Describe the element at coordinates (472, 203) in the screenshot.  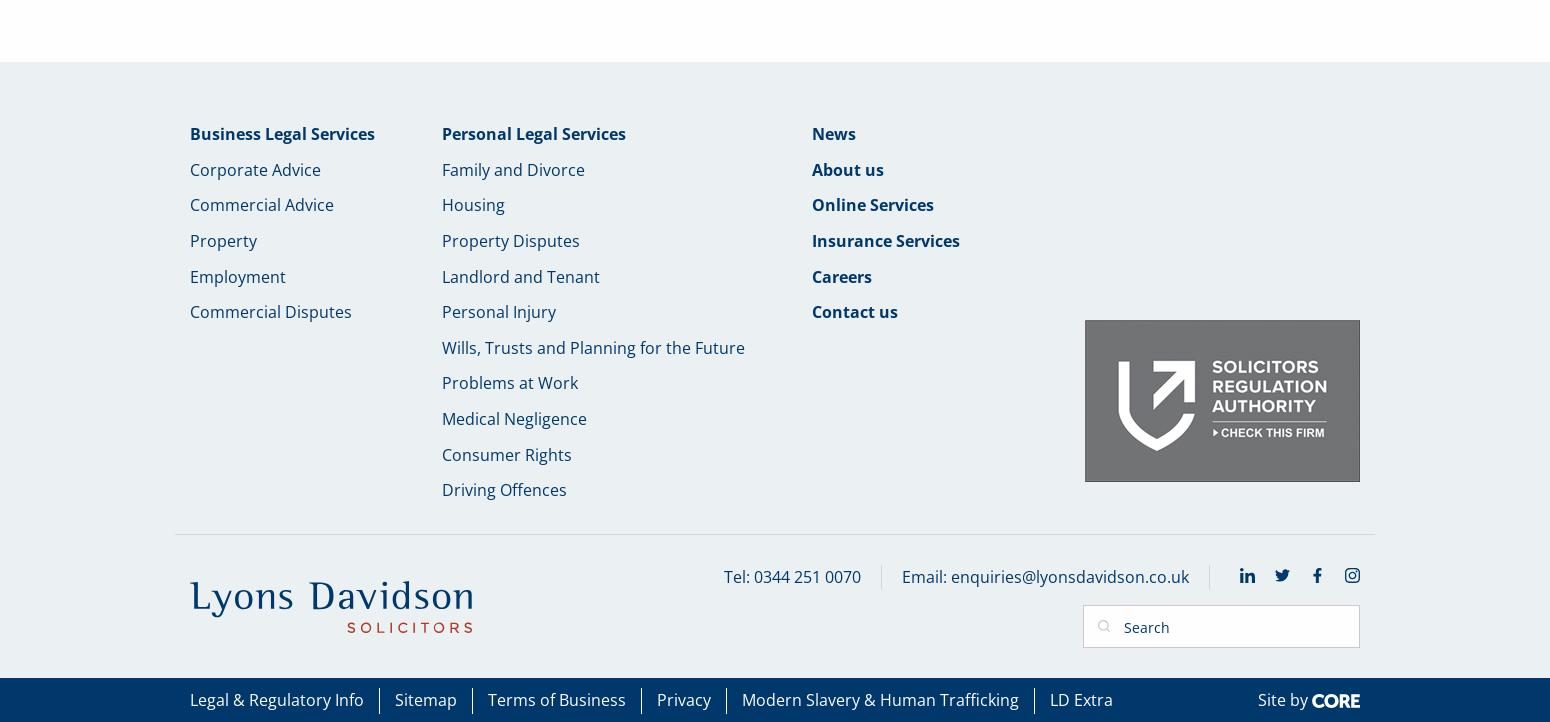
I see `'Housing'` at that location.